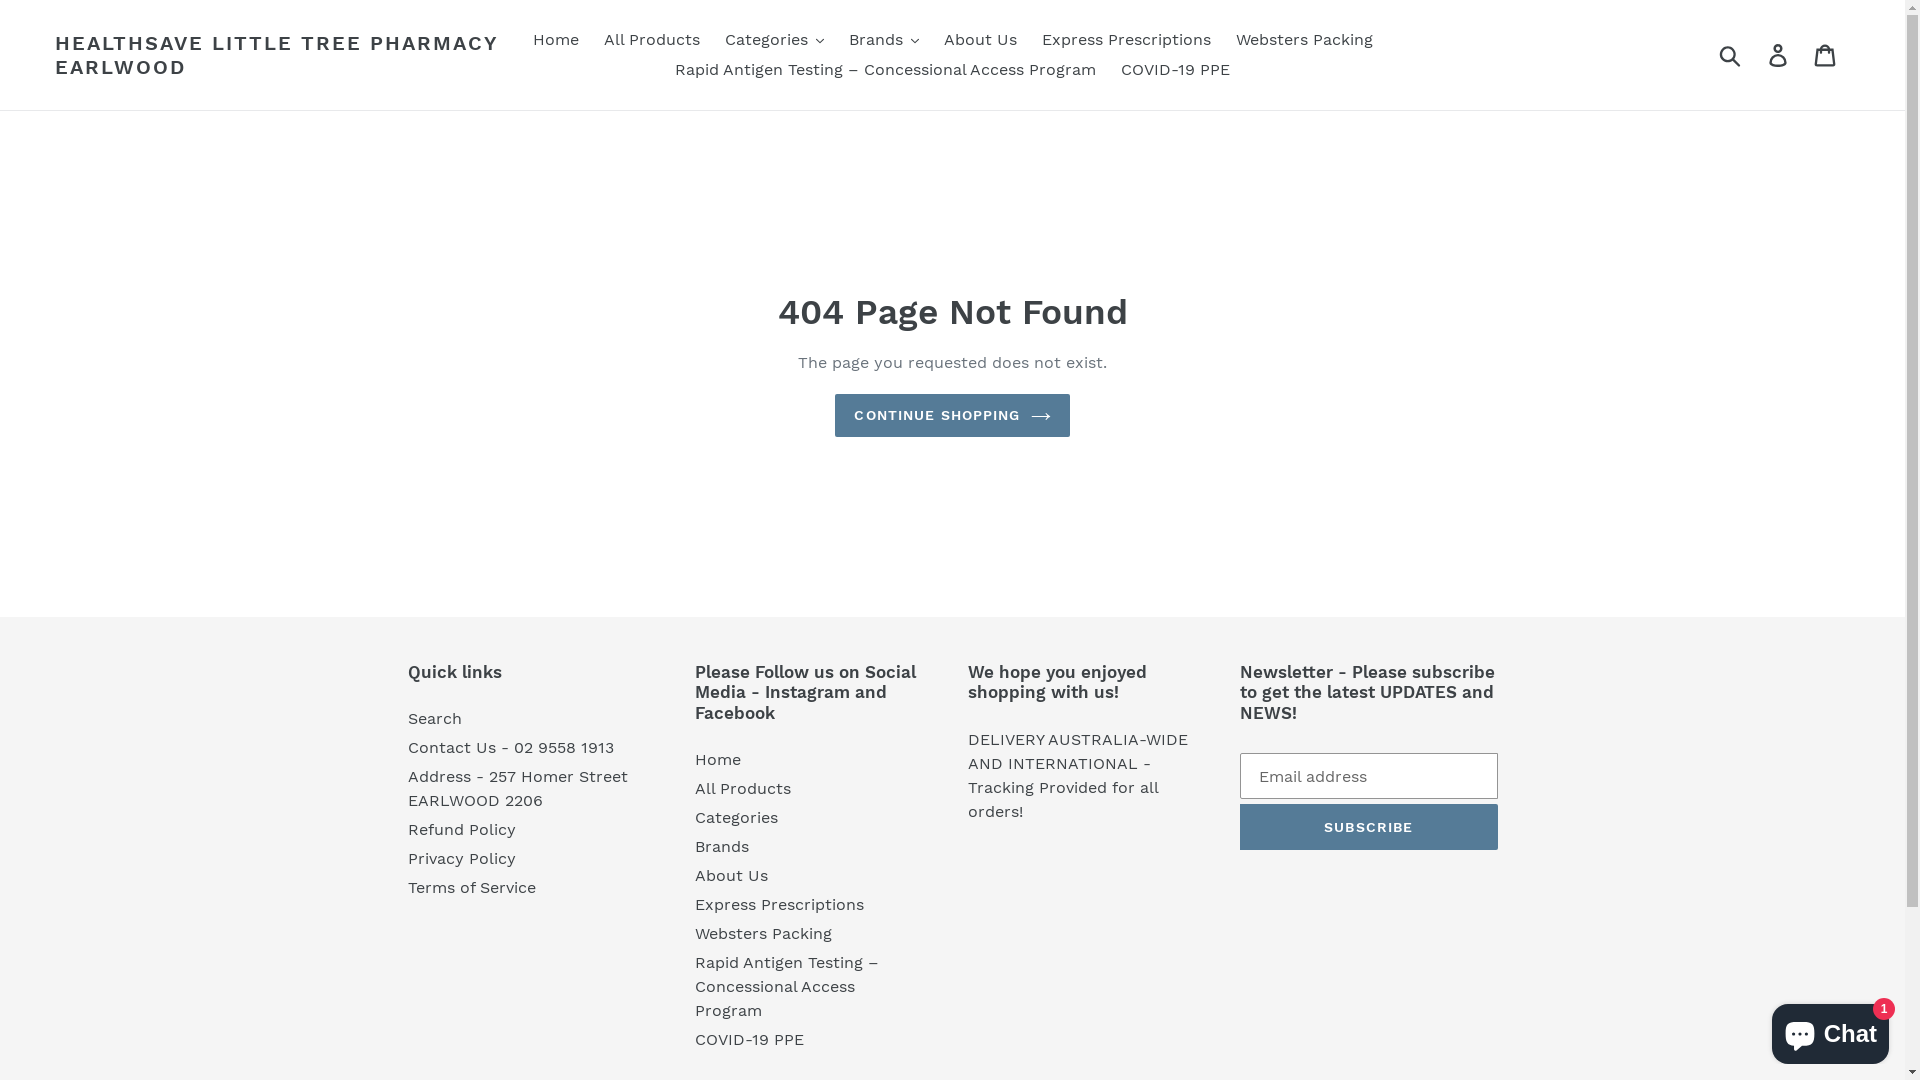  I want to click on 'COVID-19 PPE', so click(1109, 68).